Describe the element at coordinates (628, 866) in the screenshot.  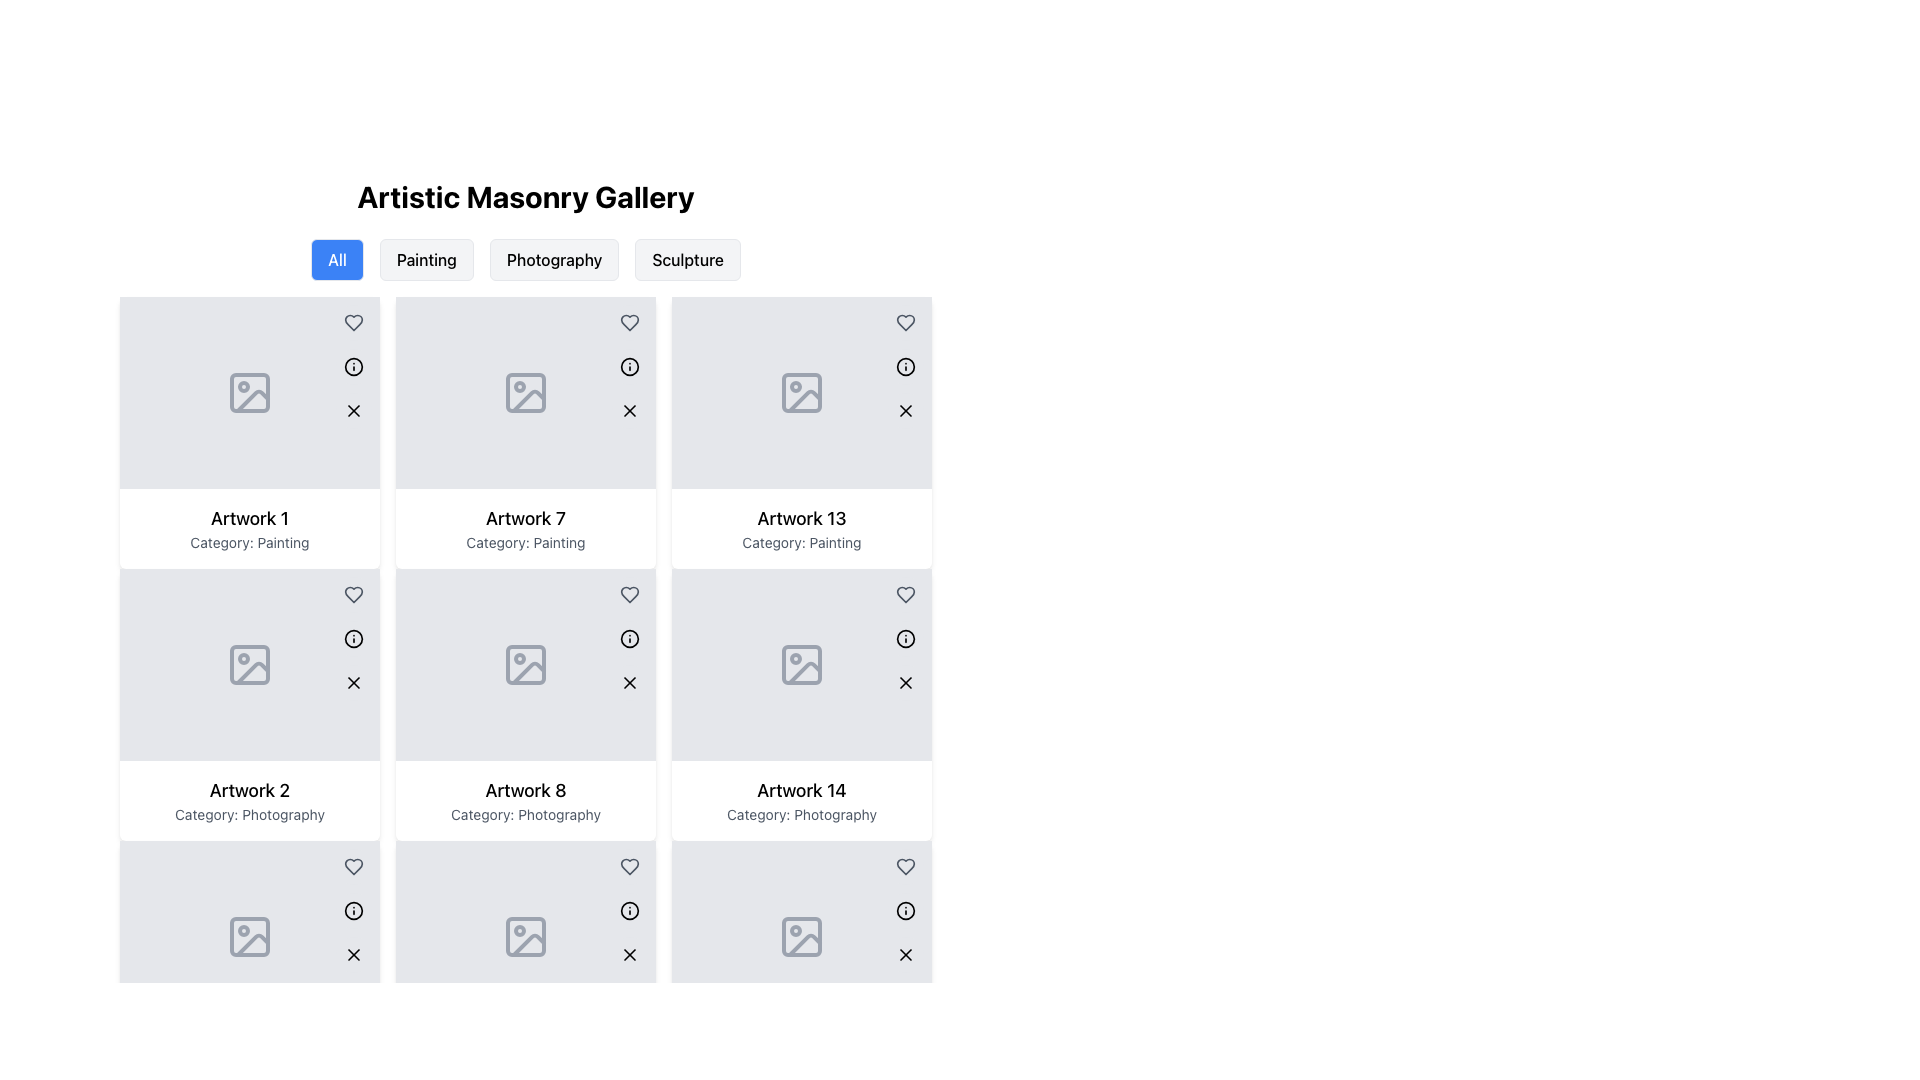
I see `the heart-shaped icon in the top-right corner of the 'Artwork 8' cell` at that location.